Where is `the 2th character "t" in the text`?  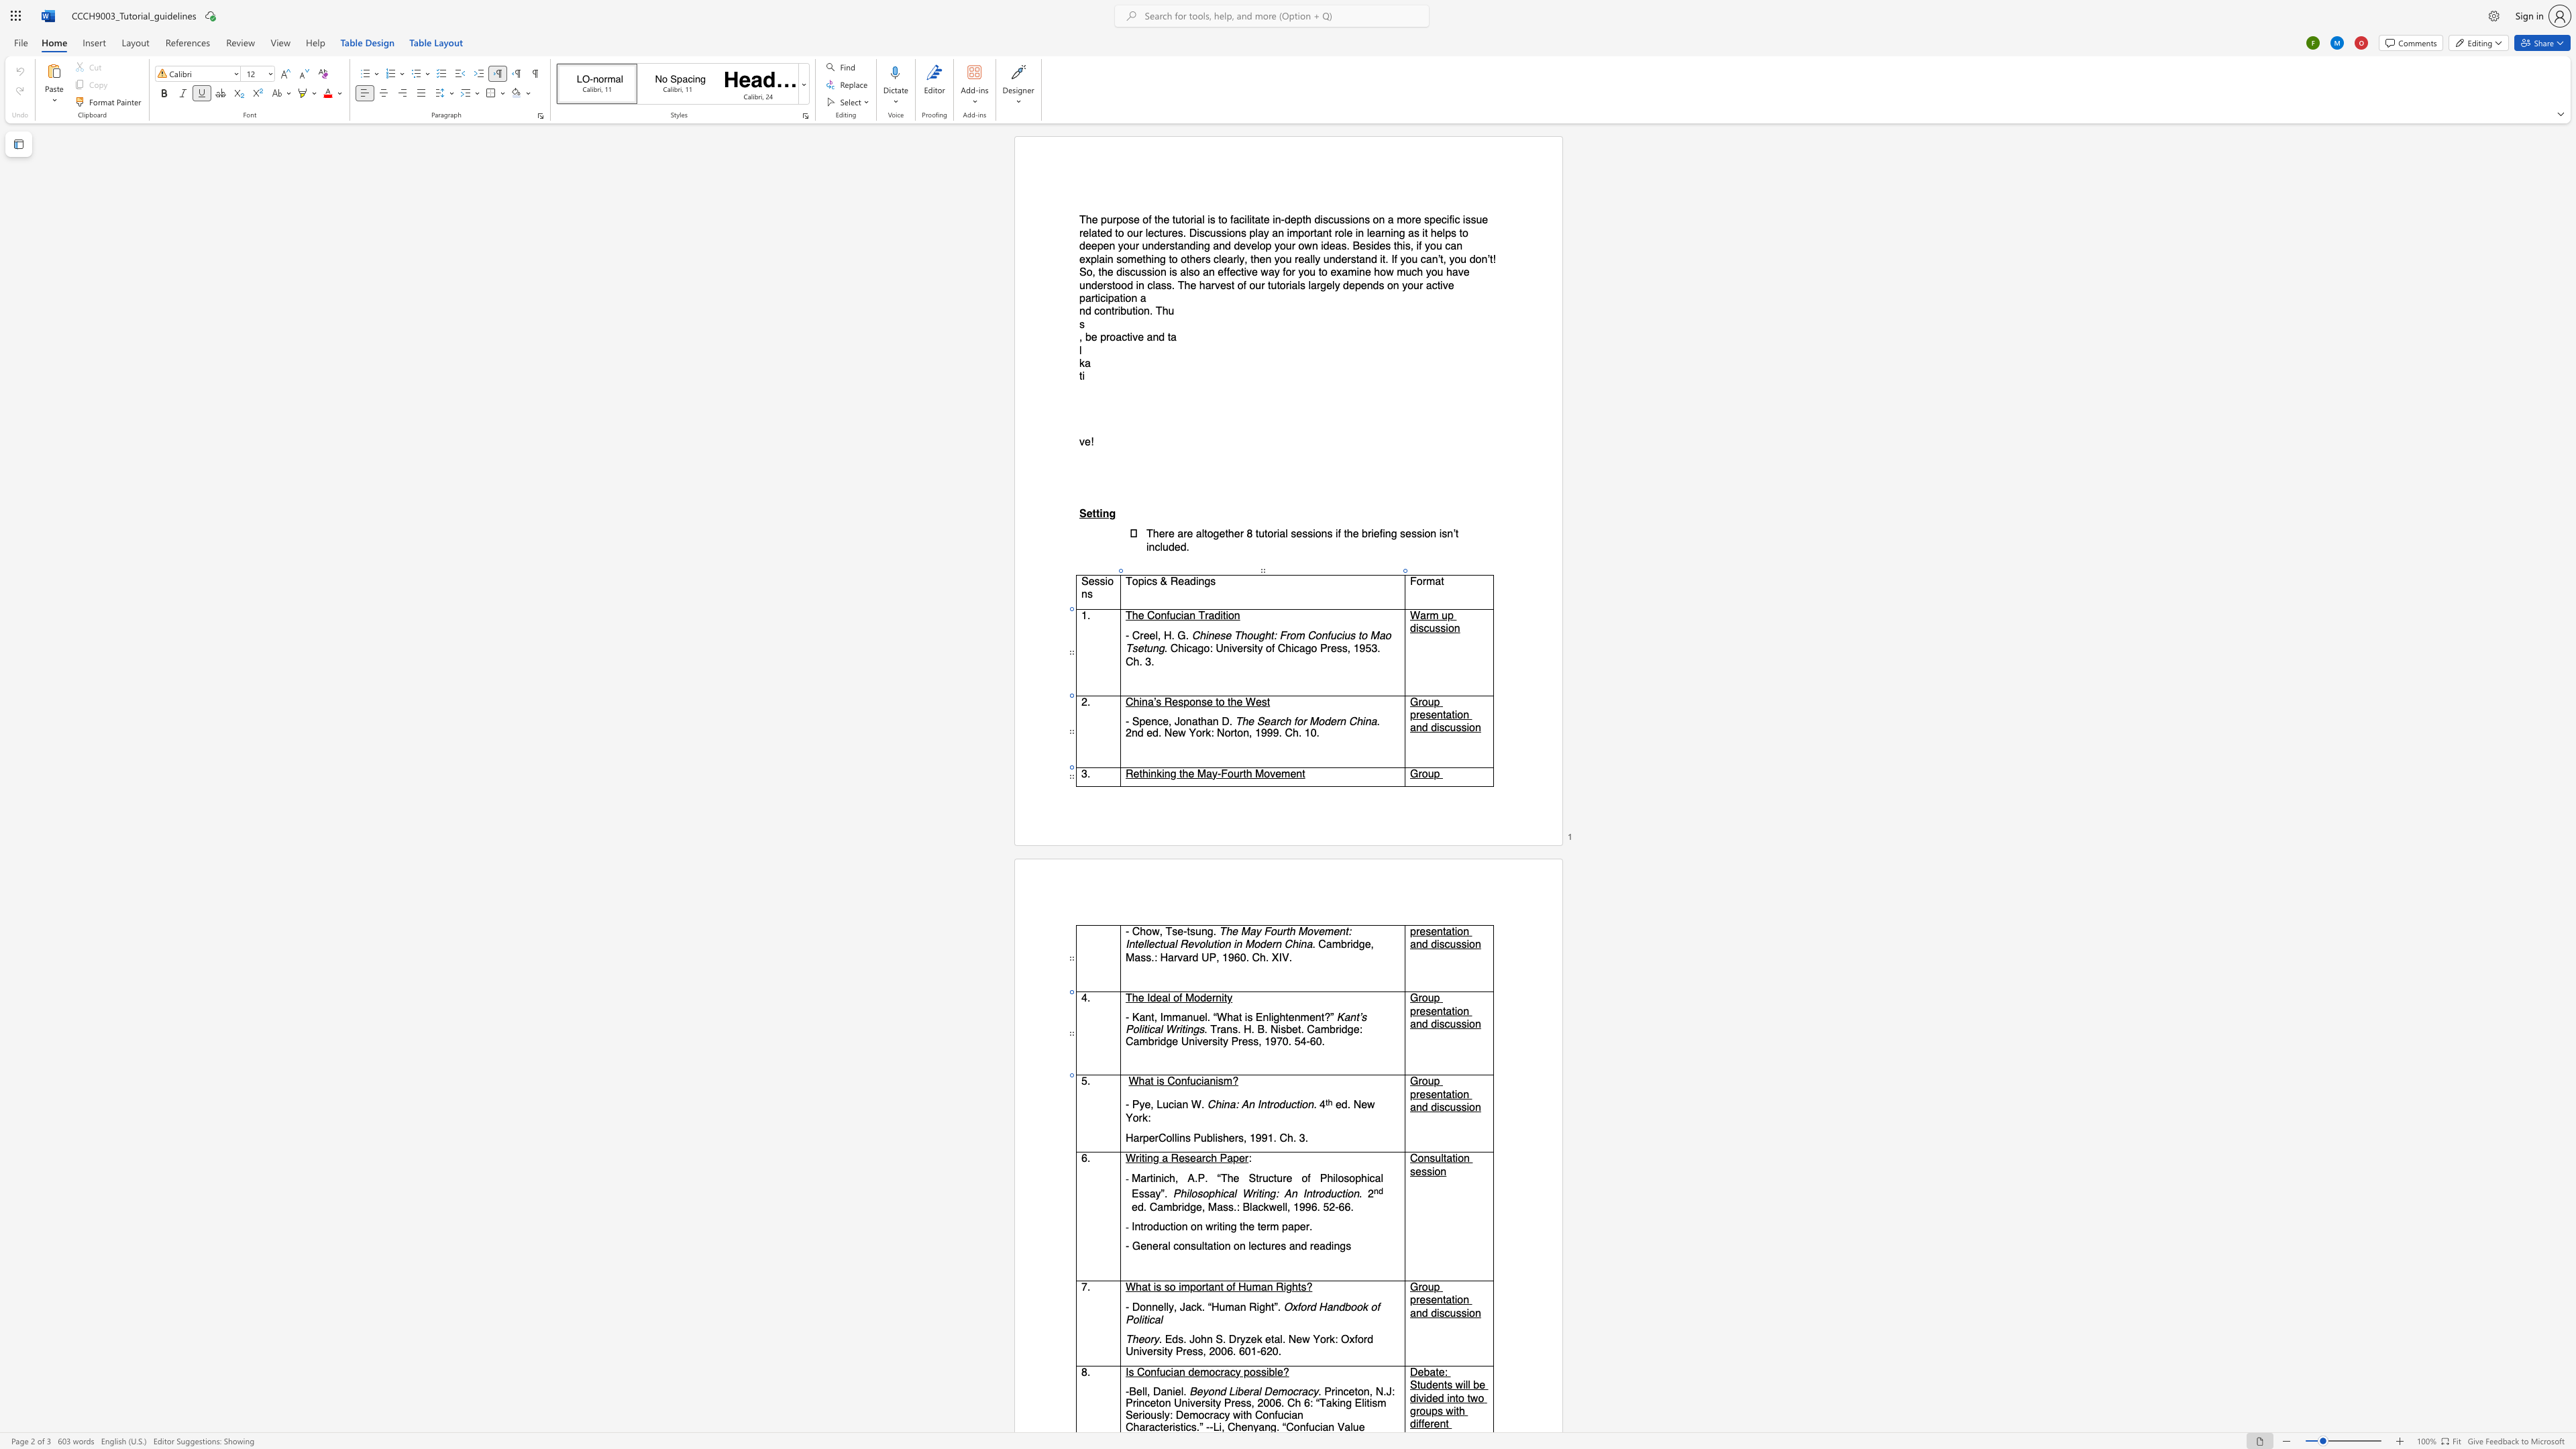
the 2th character "t" in the text is located at coordinates (1240, 1017).